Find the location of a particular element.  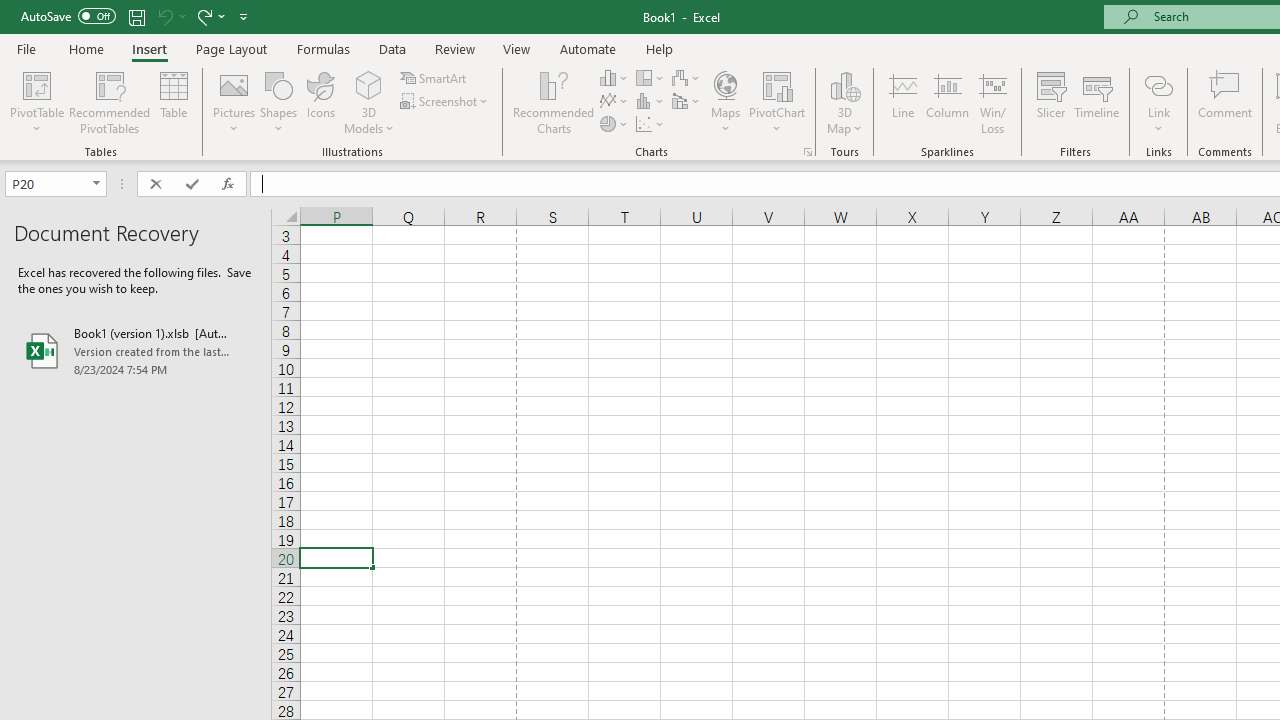

'Recommended PivotTables' is located at coordinates (109, 103).